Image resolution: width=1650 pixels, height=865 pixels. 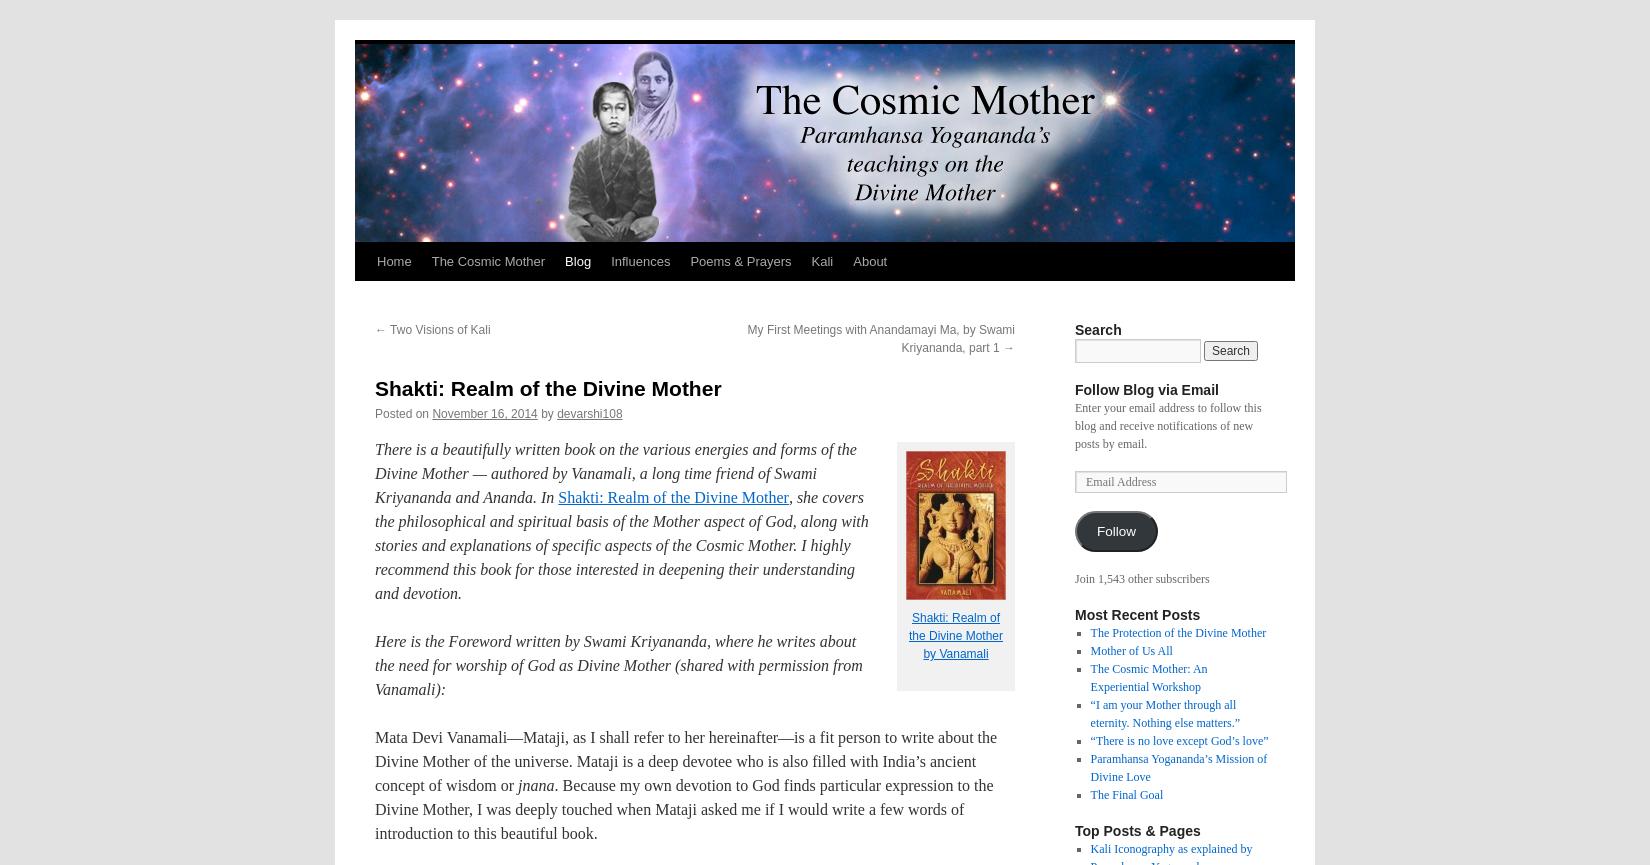 What do you see at coordinates (545, 413) in the screenshot?
I see `'by'` at bounding box center [545, 413].